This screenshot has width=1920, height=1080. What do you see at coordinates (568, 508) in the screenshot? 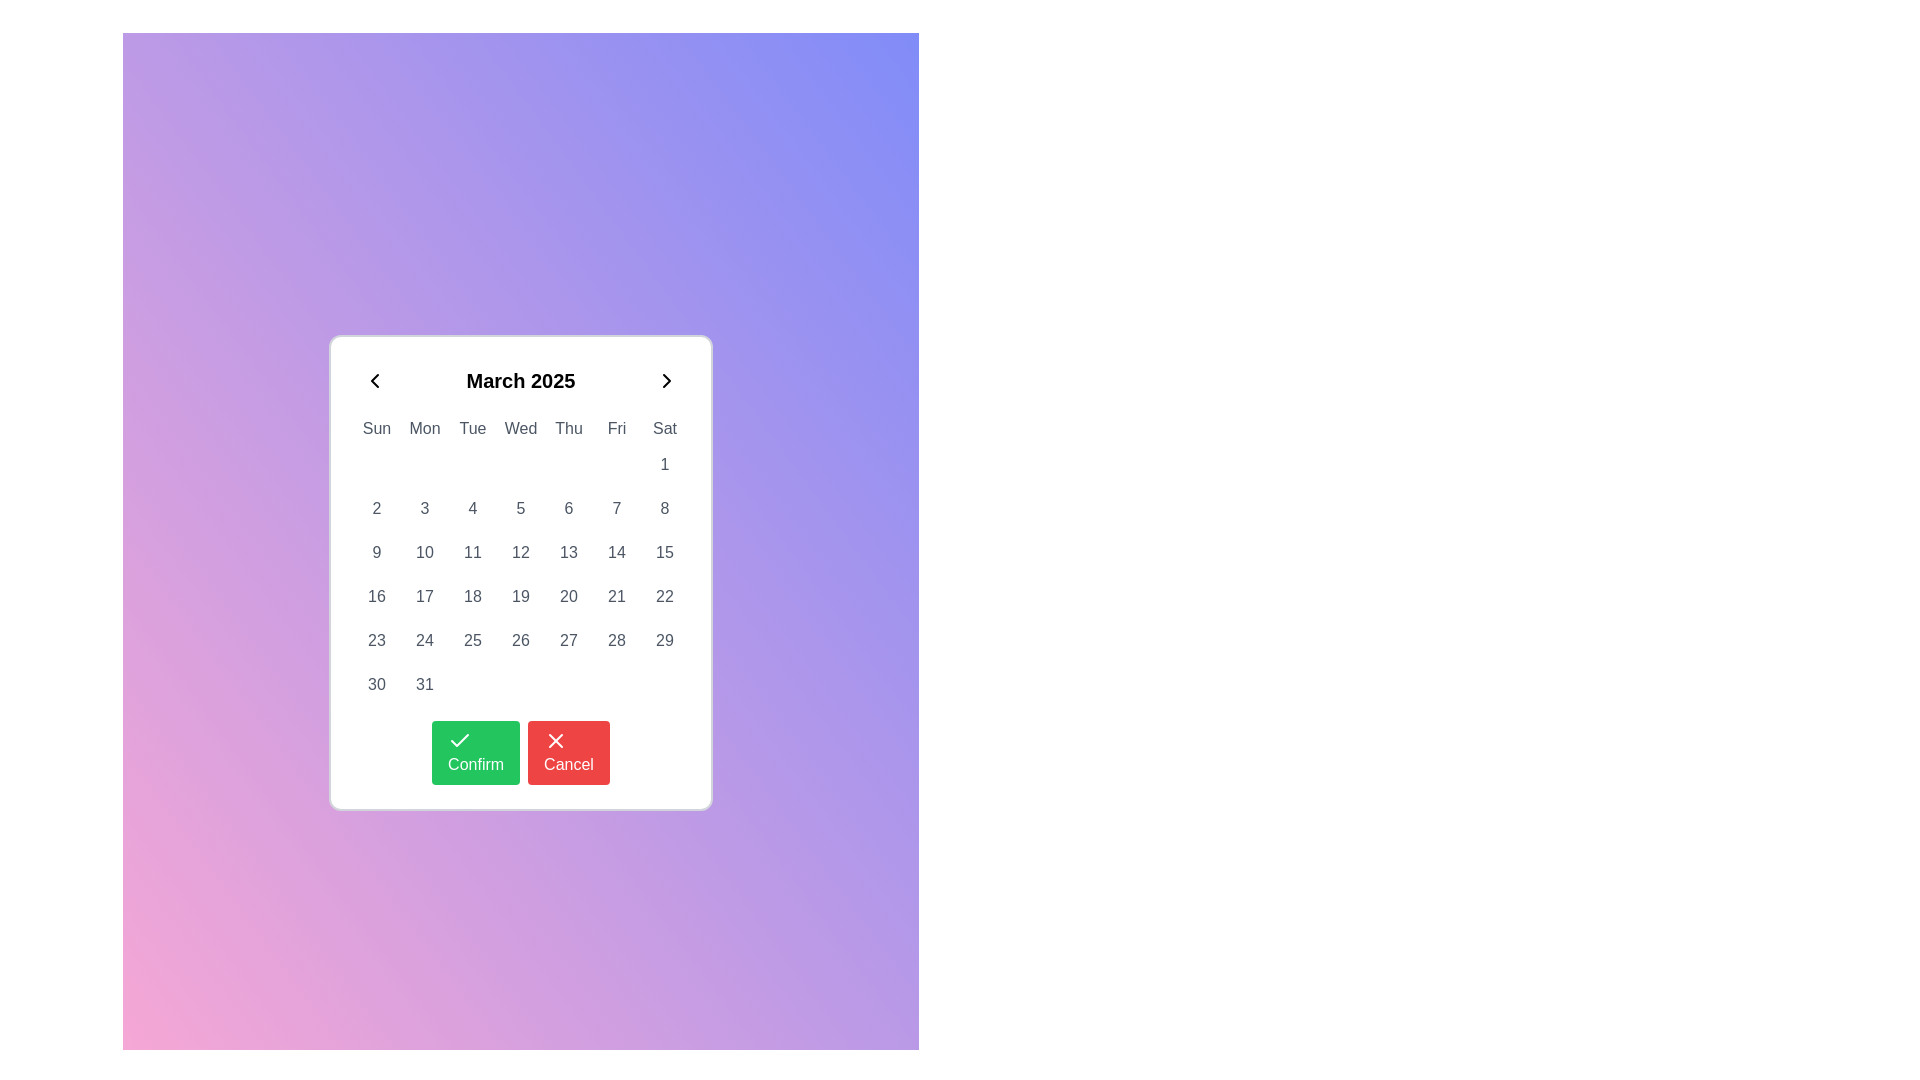
I see `the square-shaped button displaying the number '6' in a medium-sized font, located in the calendar grid under the 'Fri' column` at bounding box center [568, 508].